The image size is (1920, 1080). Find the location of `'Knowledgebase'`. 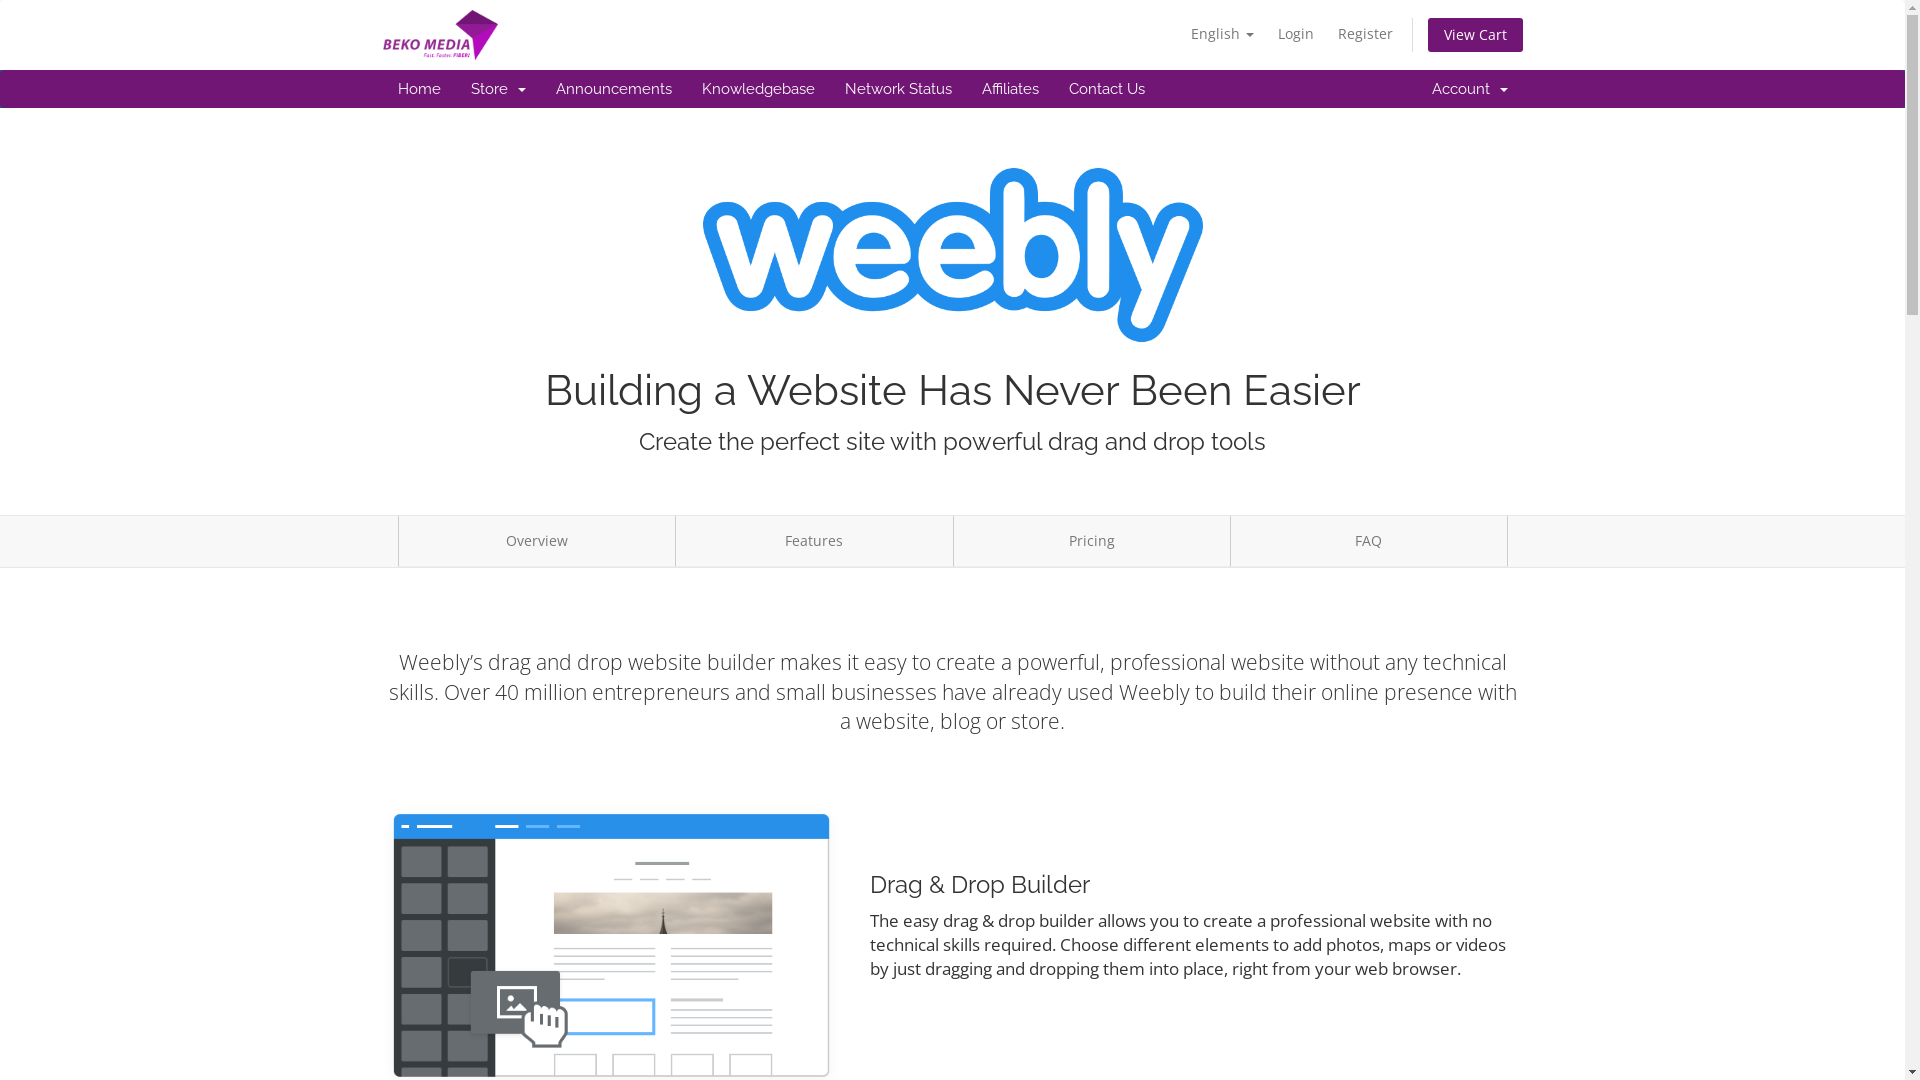

'Knowledgebase' is located at coordinates (686, 87).